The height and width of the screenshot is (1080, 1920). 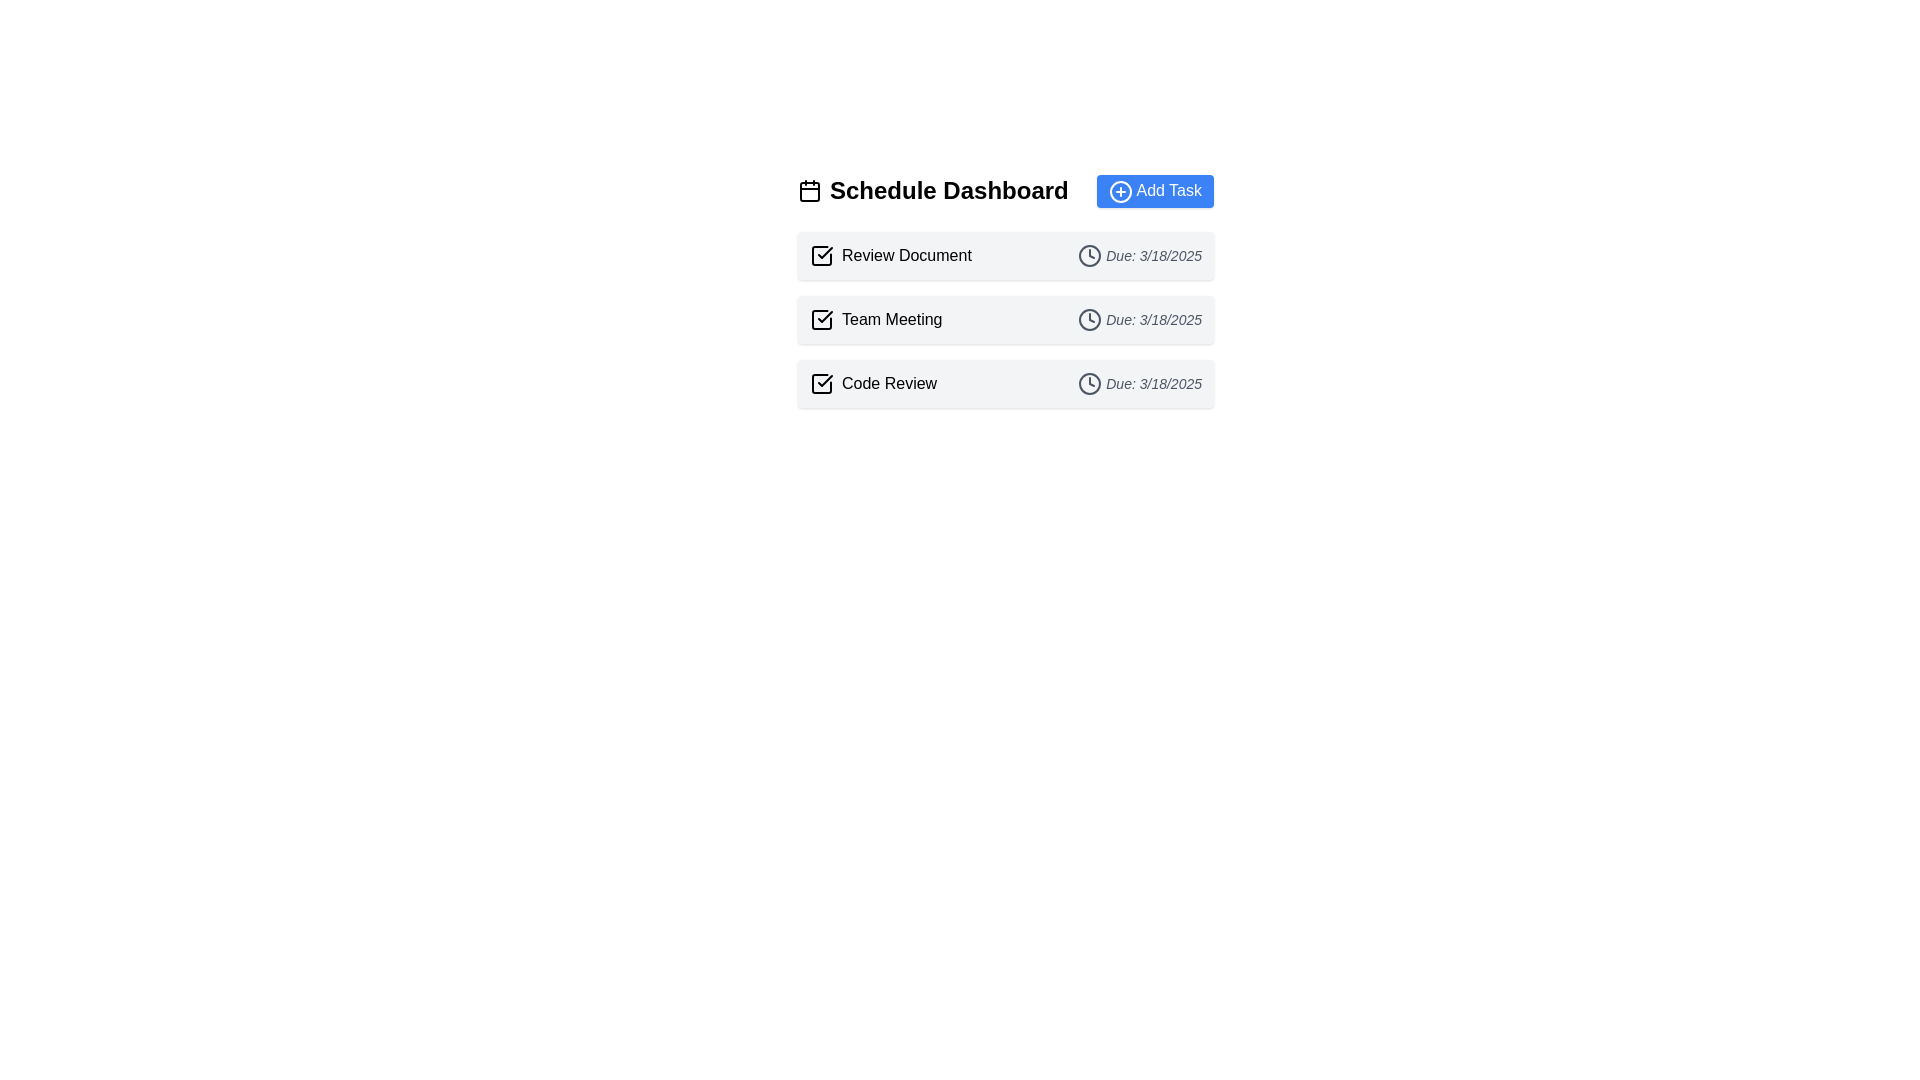 I want to click on the completion indicator icon for the 'Review Document' task located in the top-left portion of the 'Review Document' row under the 'Schedule Dashboard' heading, so click(x=821, y=253).